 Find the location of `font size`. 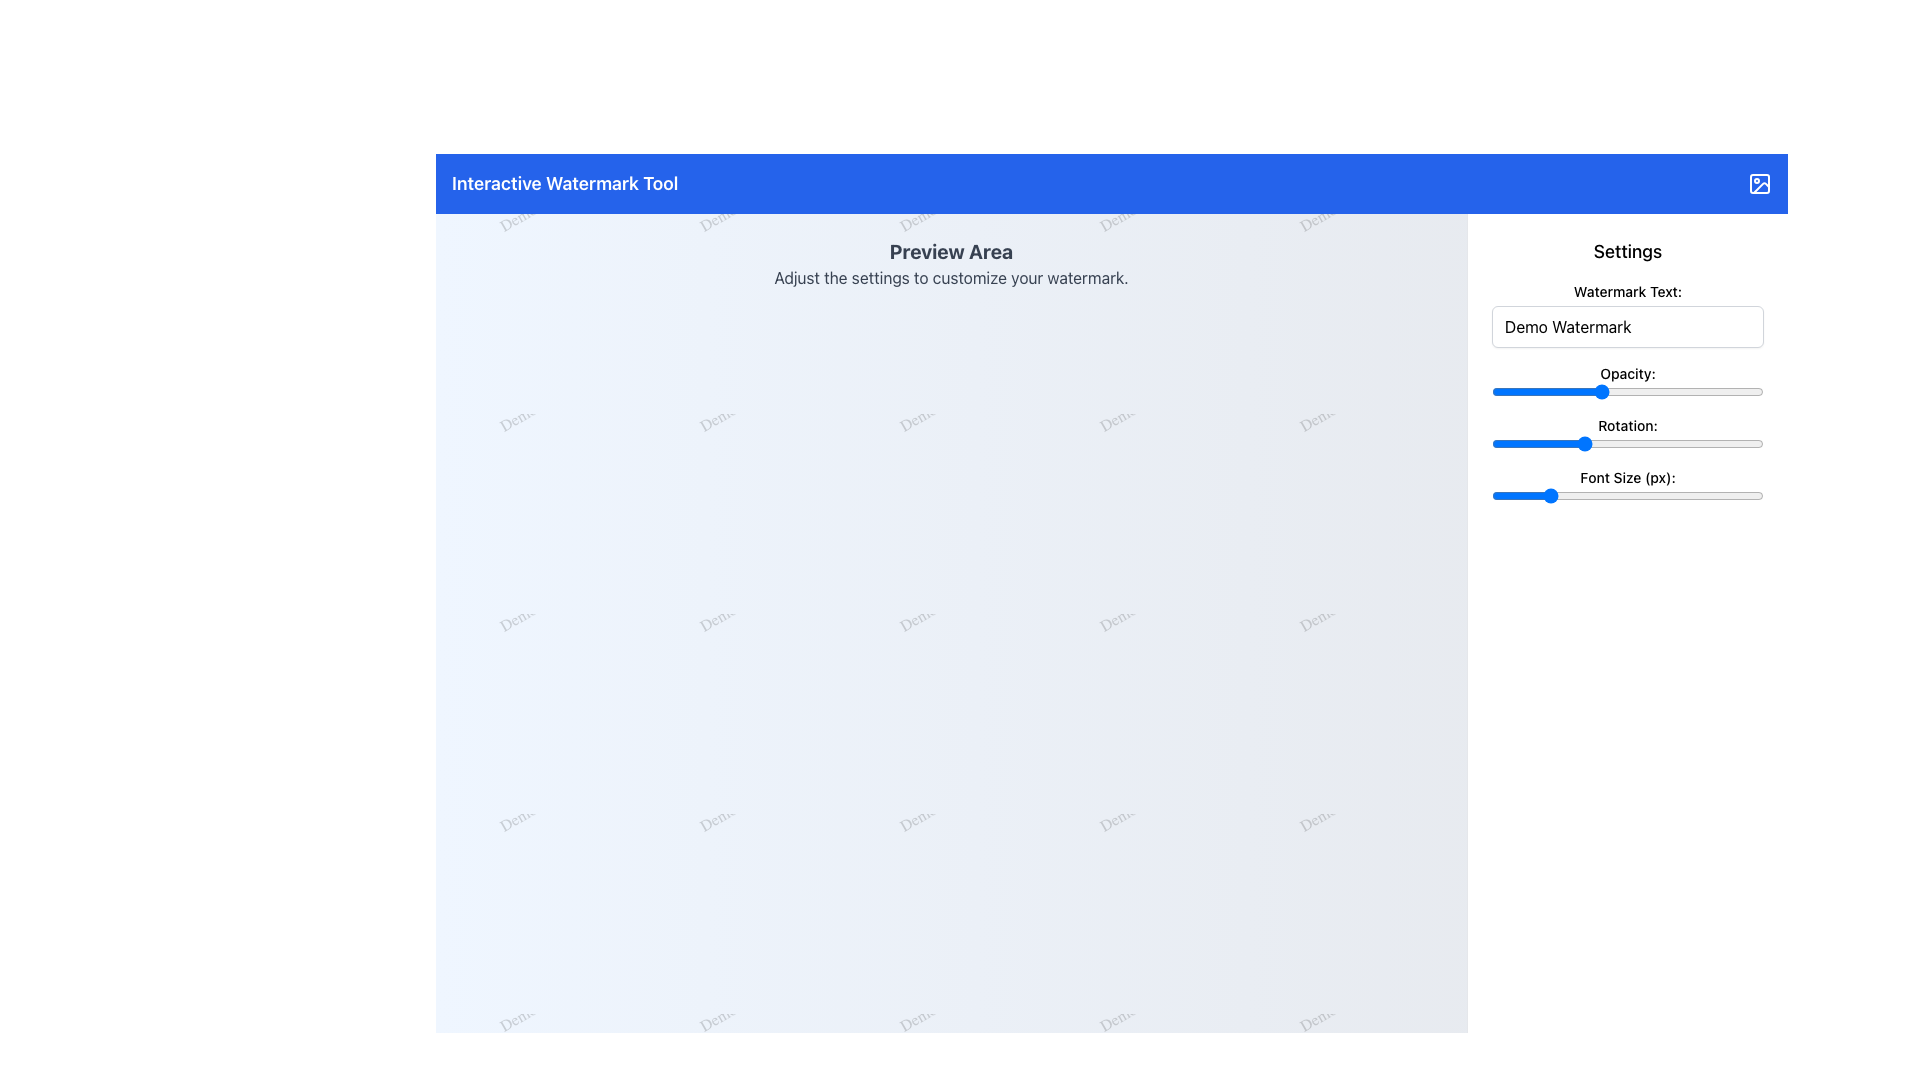

font size is located at coordinates (1726, 495).